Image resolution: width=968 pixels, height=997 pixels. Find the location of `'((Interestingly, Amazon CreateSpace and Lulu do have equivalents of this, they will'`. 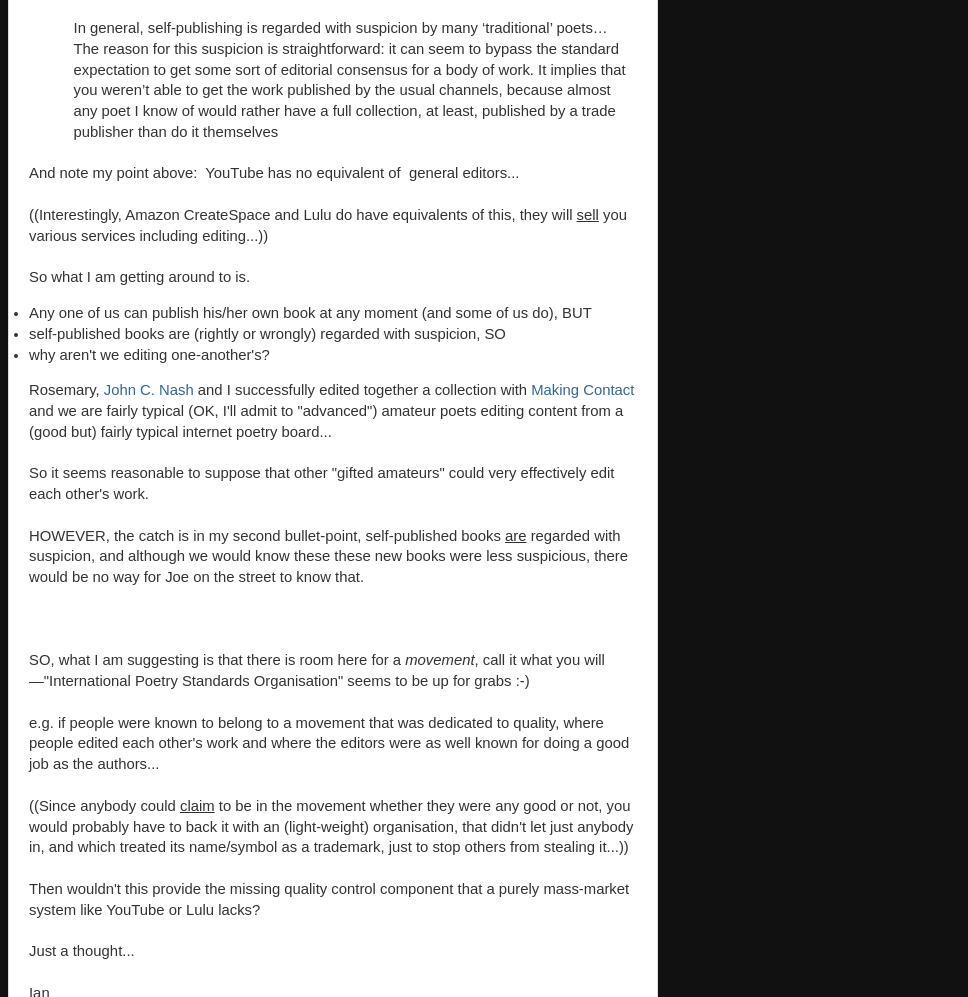

'((Interestingly, Amazon CreateSpace and Lulu do have equivalents of this, they will' is located at coordinates (301, 214).